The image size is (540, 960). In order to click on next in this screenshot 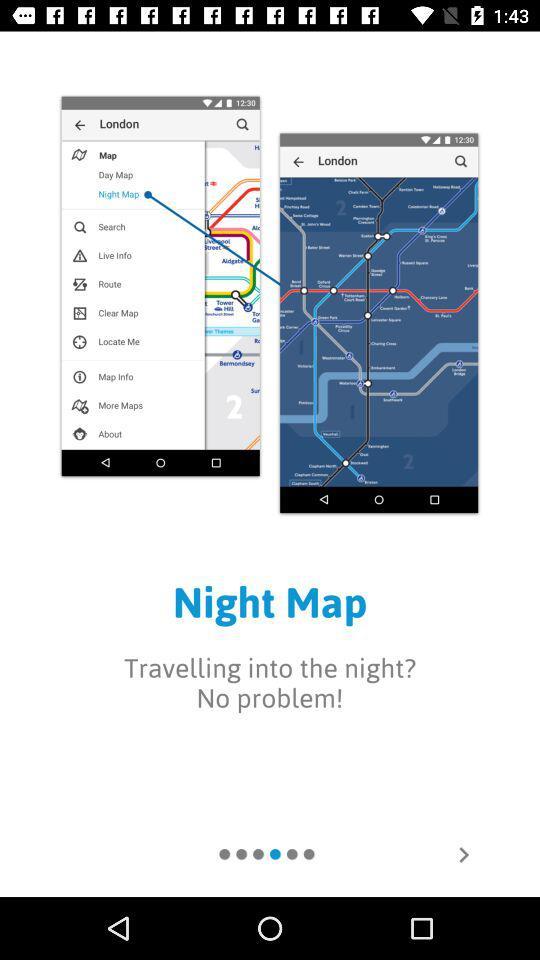, I will do `click(463, 853)`.